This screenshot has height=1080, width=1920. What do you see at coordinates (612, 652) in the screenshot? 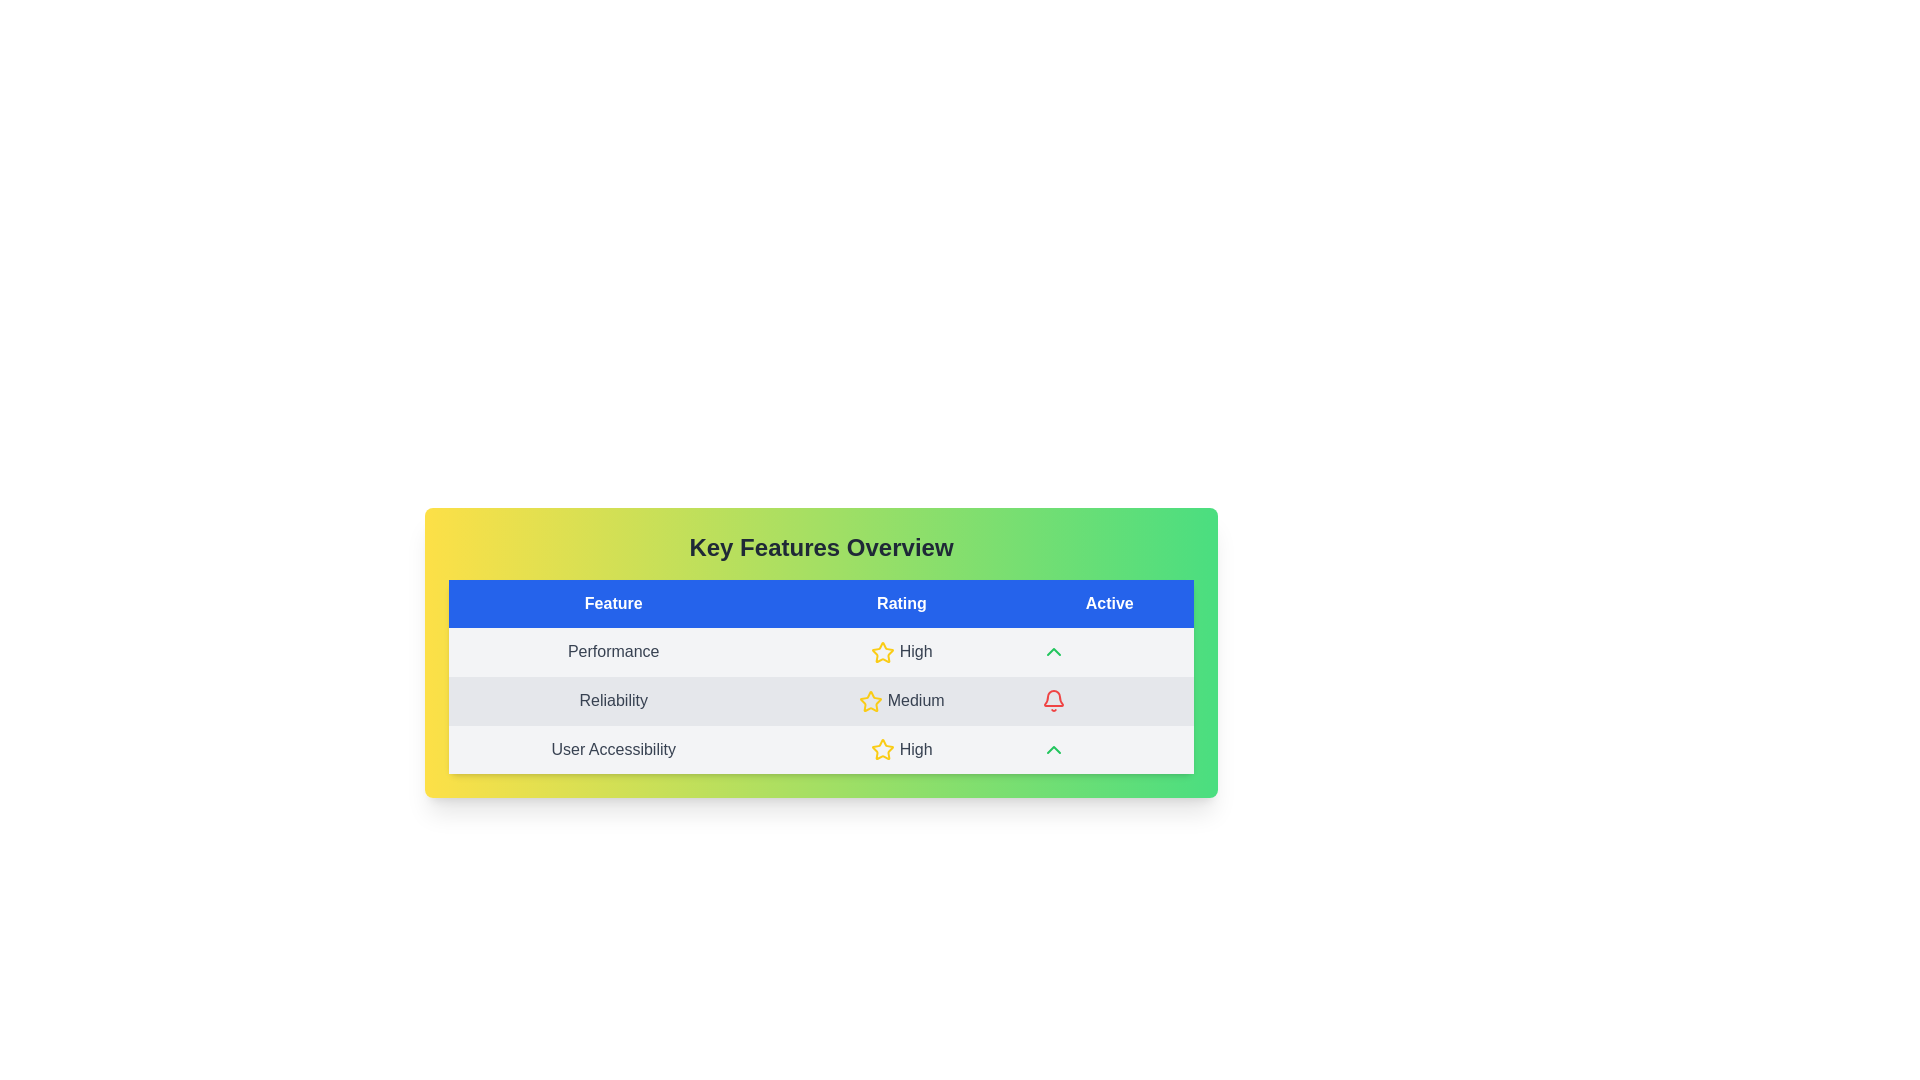
I see `the 'Performance' text label located in the first column of the first data row of the 'Key Features Overview' table` at bounding box center [612, 652].